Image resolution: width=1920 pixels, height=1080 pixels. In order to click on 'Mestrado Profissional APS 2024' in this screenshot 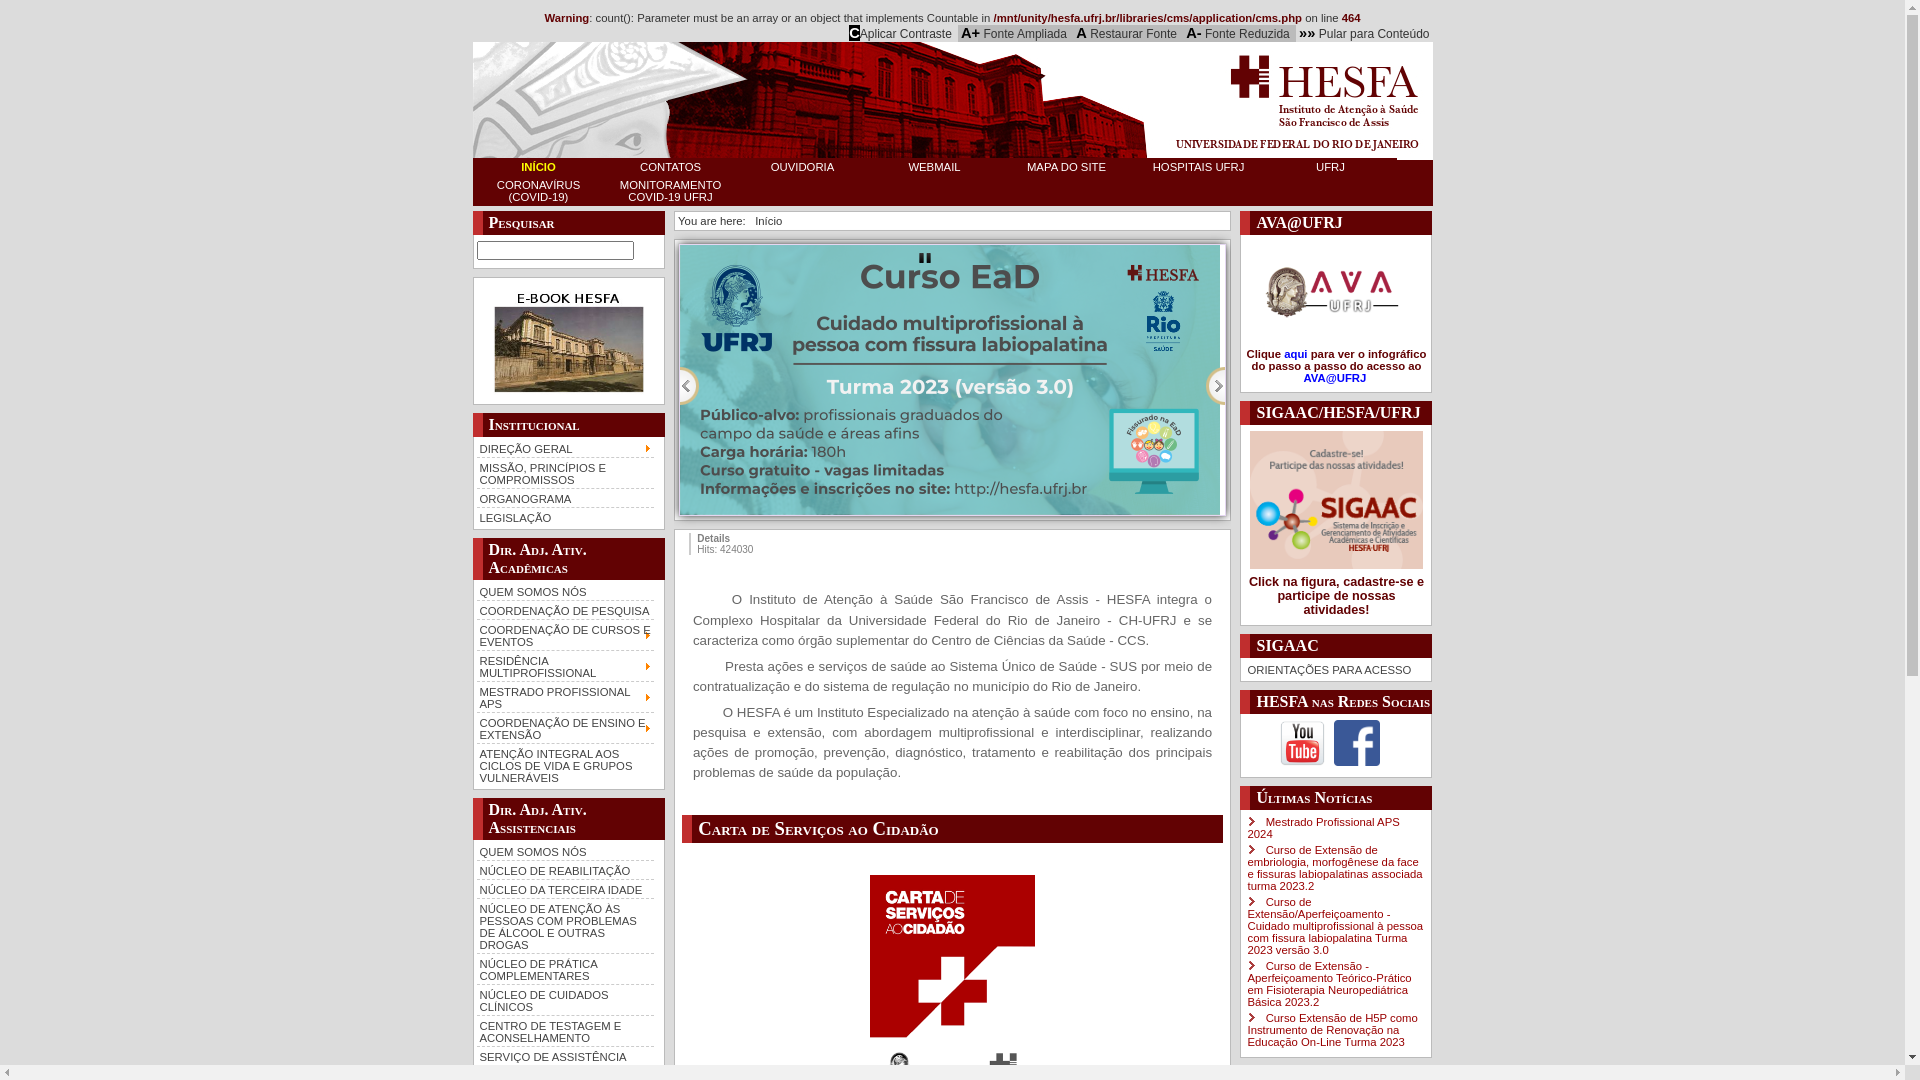, I will do `click(1323, 828)`.